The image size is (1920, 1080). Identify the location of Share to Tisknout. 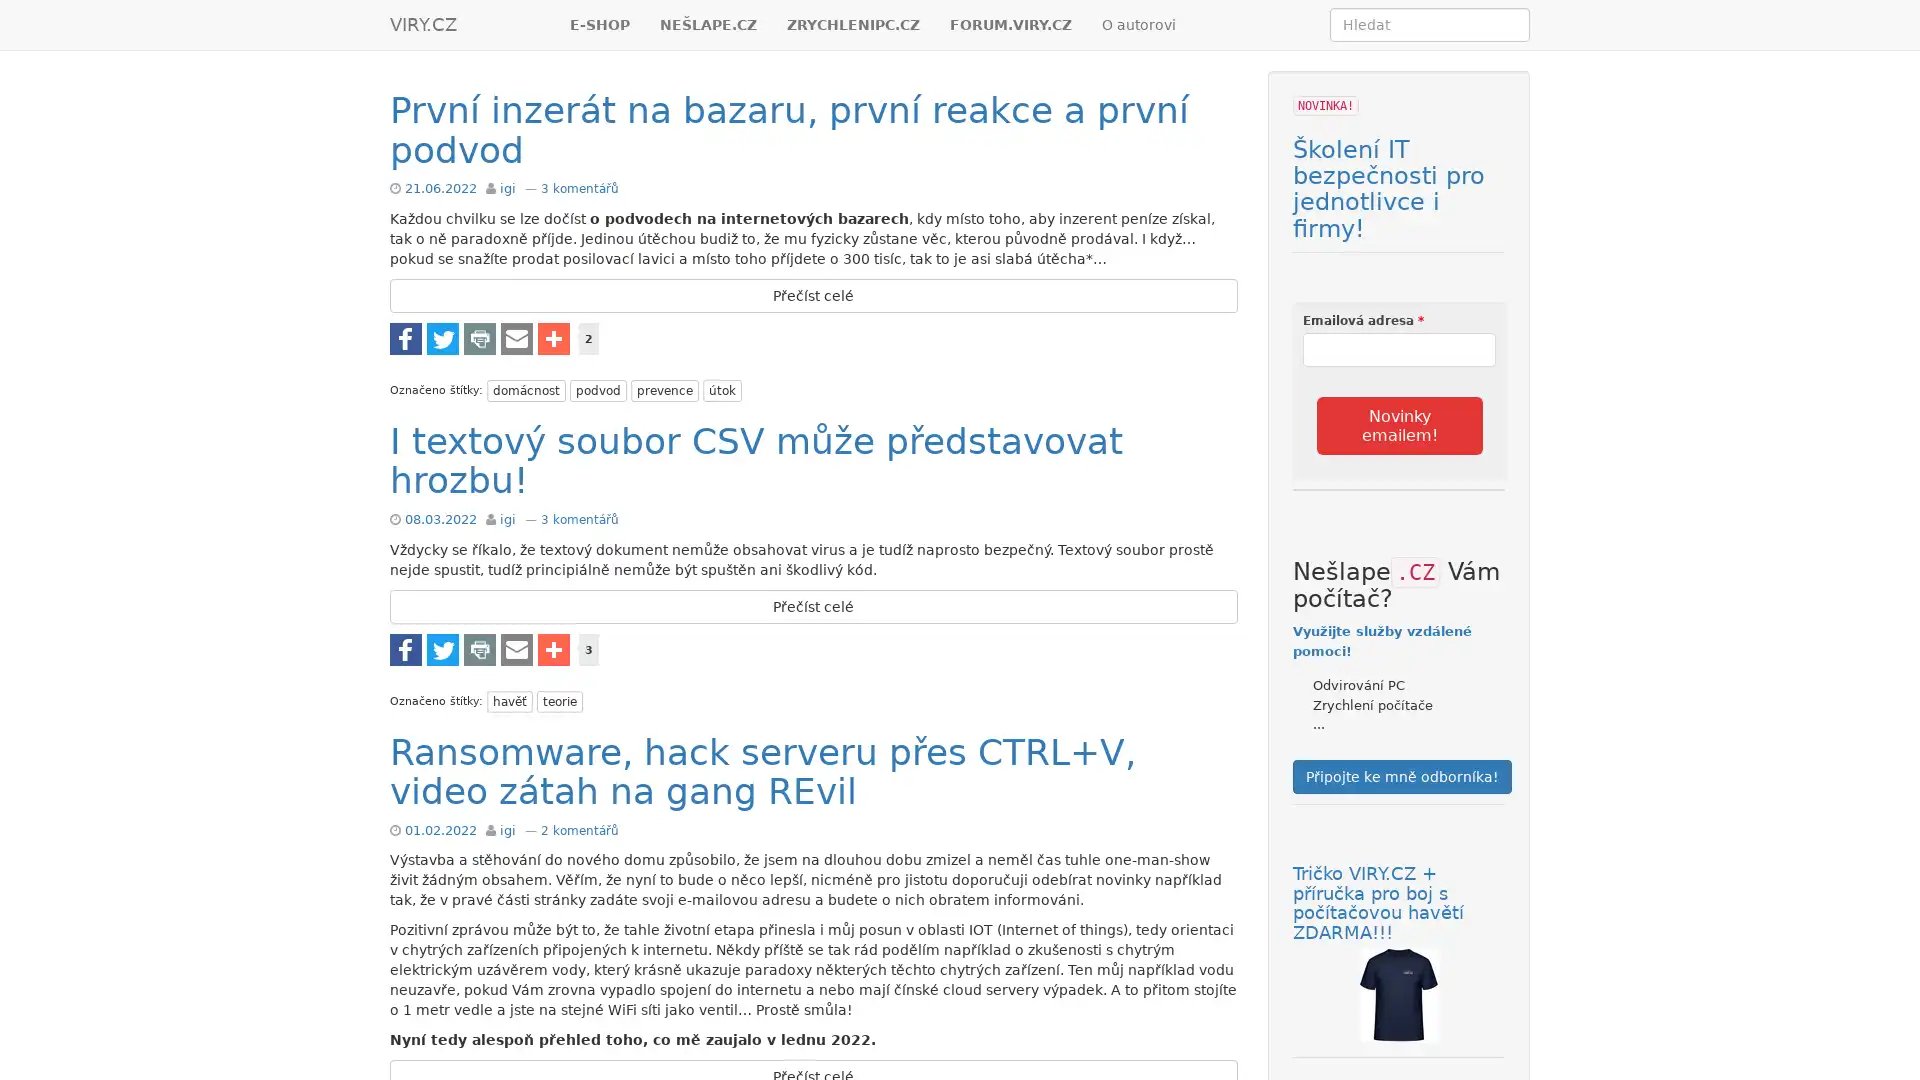
(480, 337).